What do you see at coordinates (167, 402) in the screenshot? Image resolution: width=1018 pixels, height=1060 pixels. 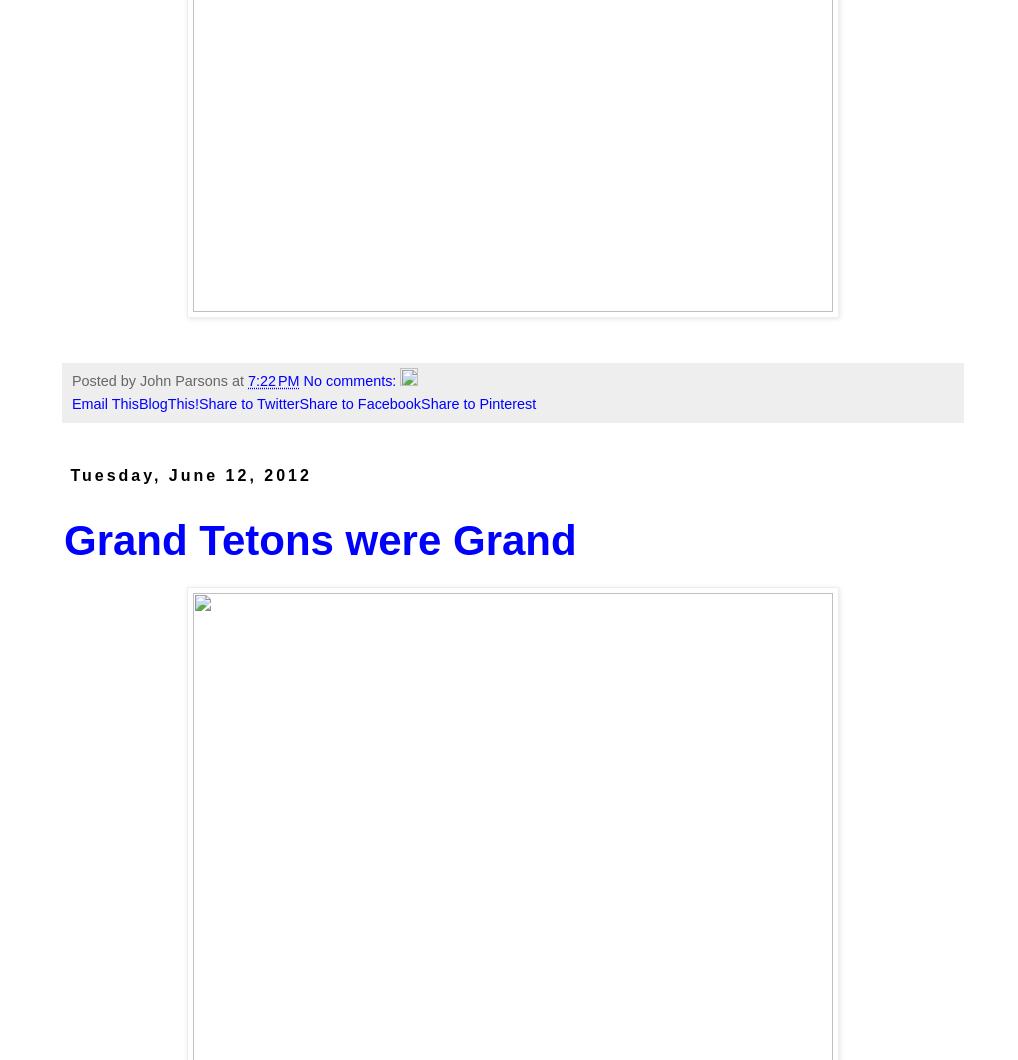 I see `'BlogThis!'` at bounding box center [167, 402].